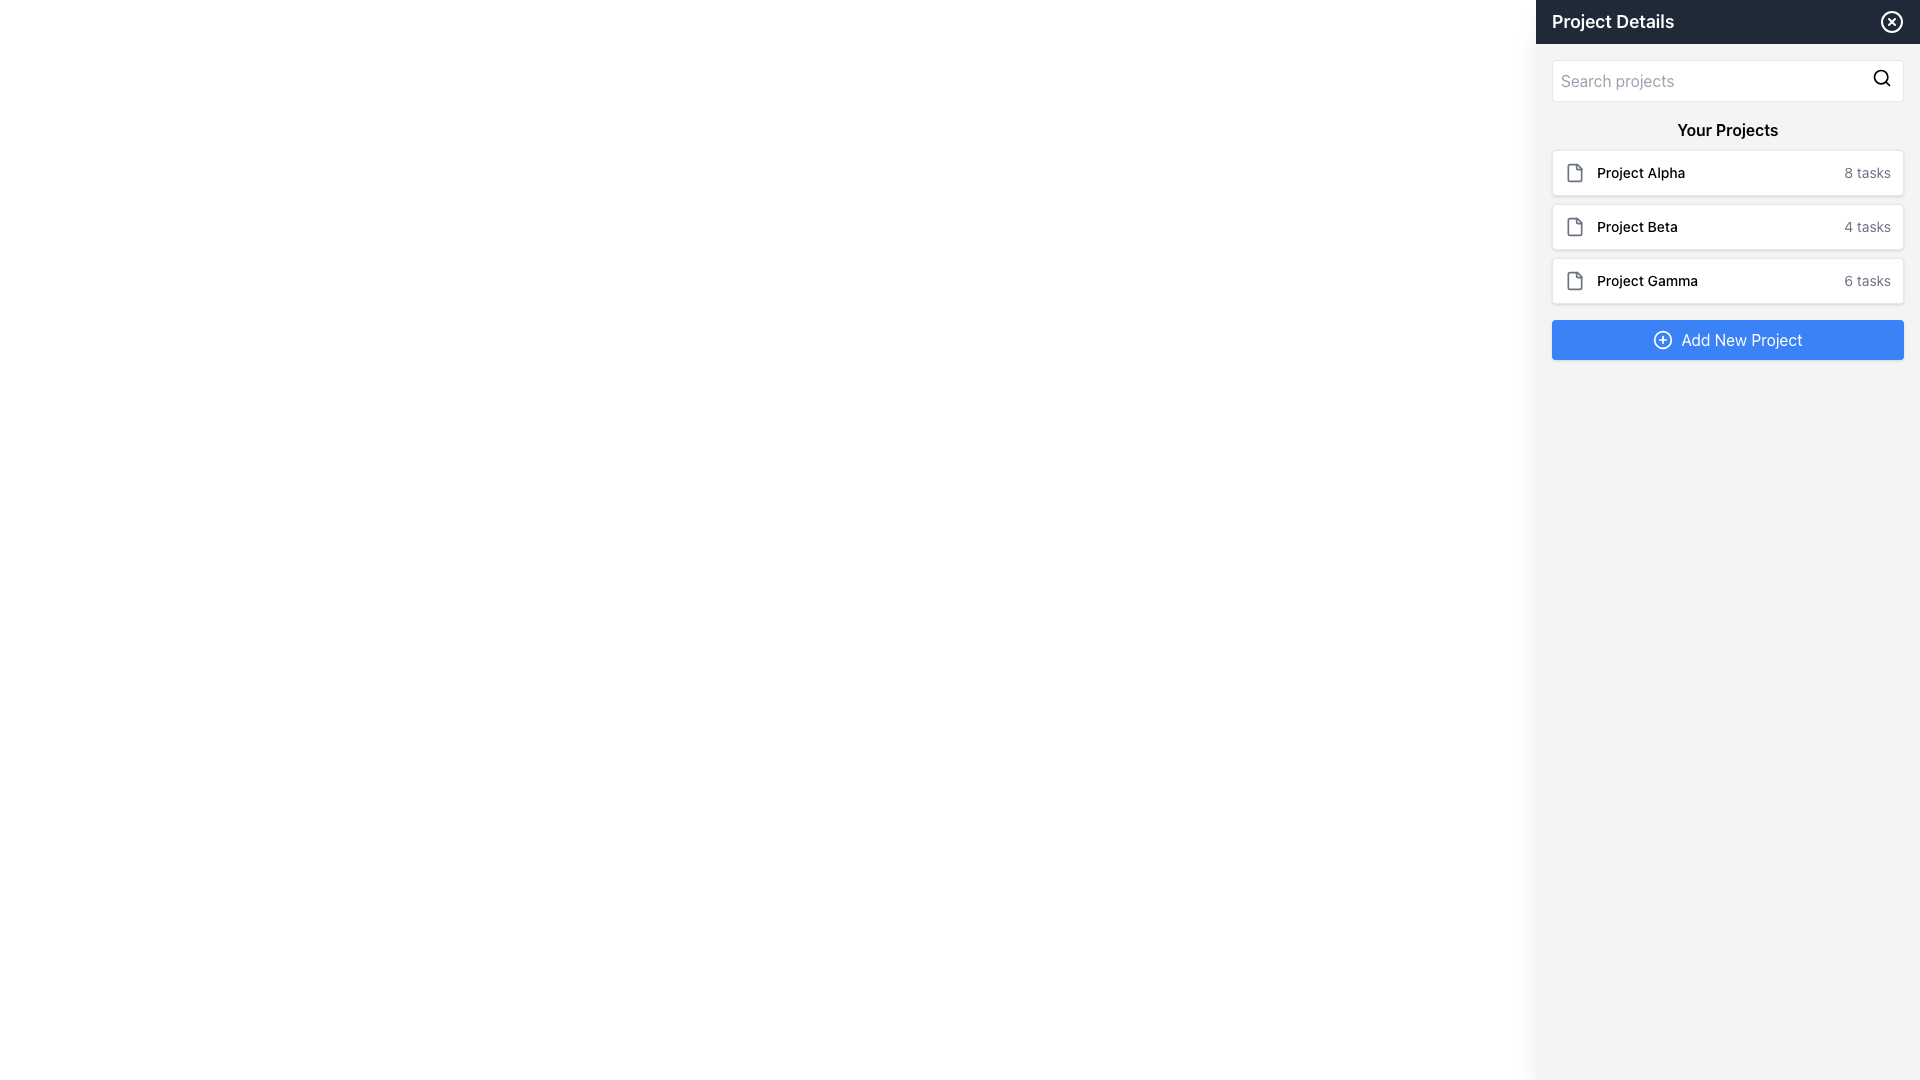 This screenshot has height=1080, width=1920. Describe the element at coordinates (1573, 226) in the screenshot. I see `the project icon representing 'Project Beta', which is located adjacent to the text in the second position of the 'Your Projects' list in the 'Project Details' panel` at that location.